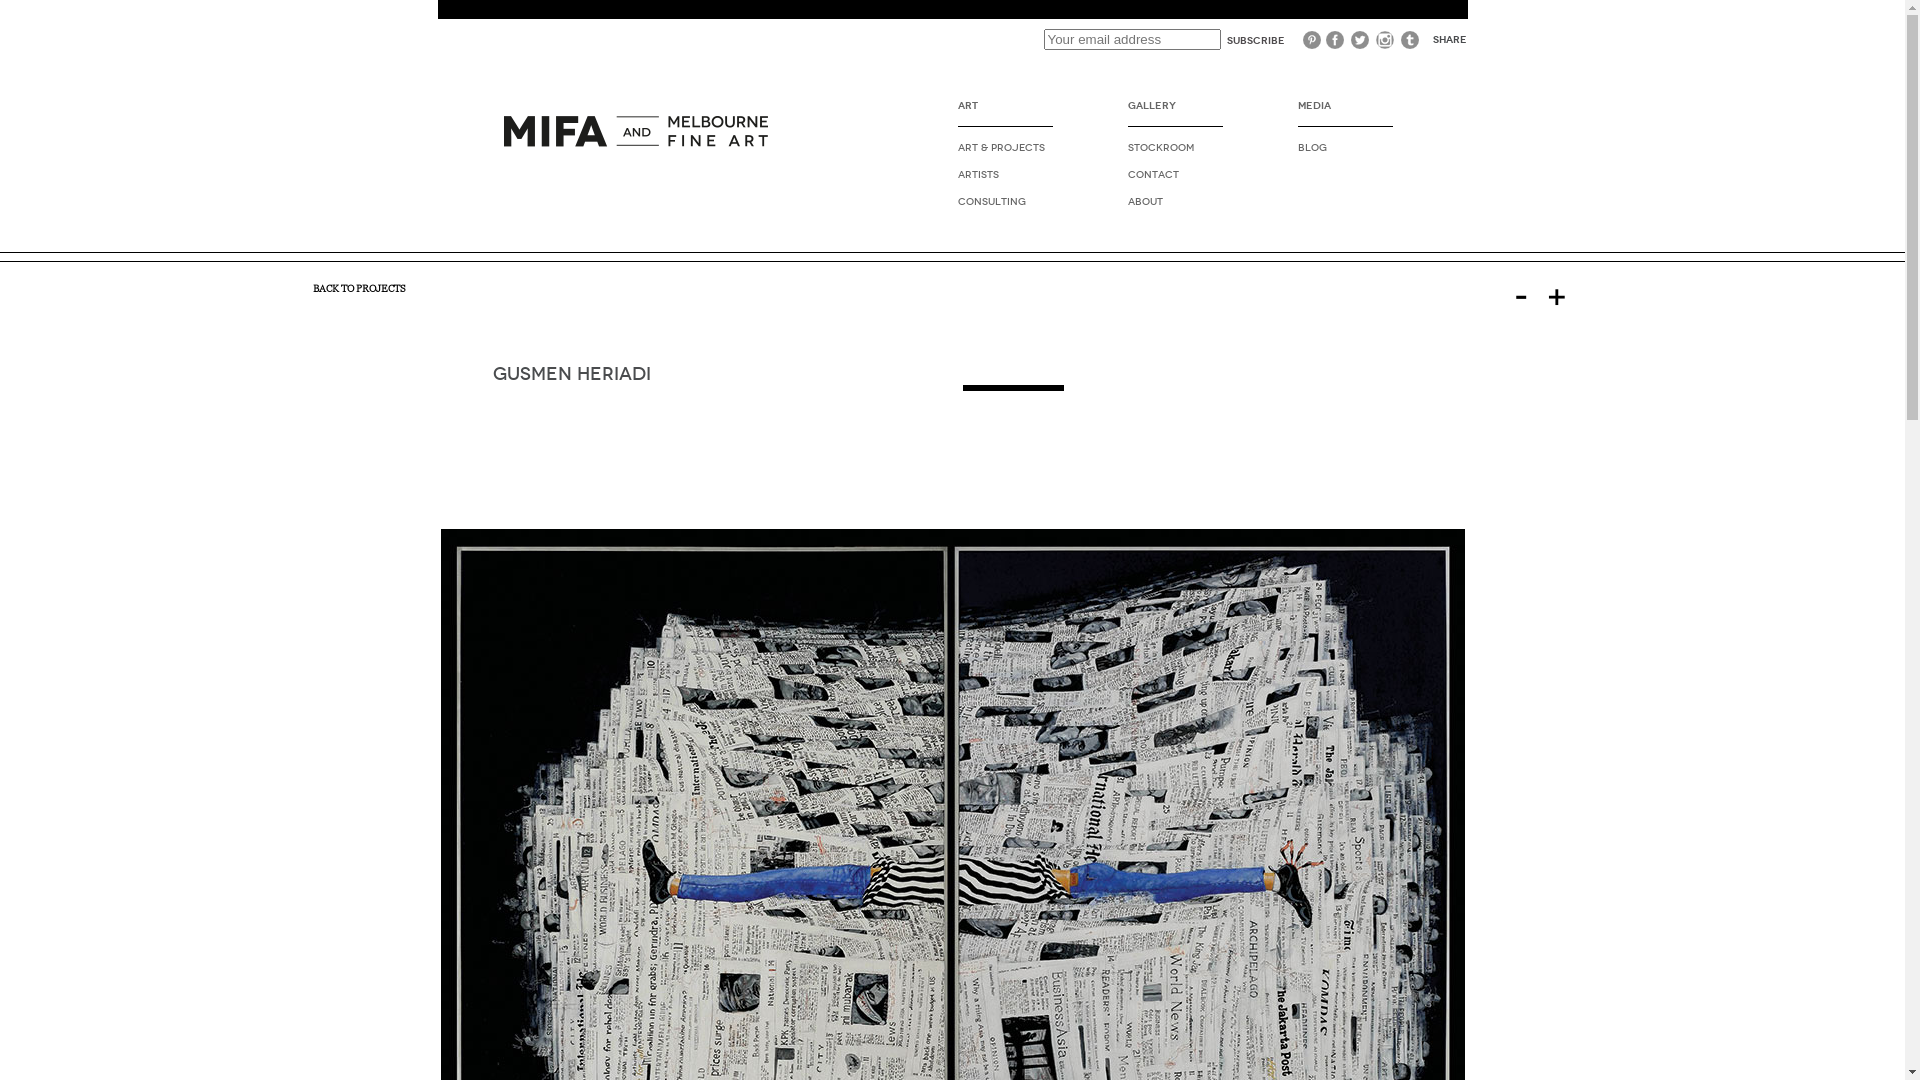 The image size is (1920, 1080). I want to click on 'Tumblr', so click(1399, 39).